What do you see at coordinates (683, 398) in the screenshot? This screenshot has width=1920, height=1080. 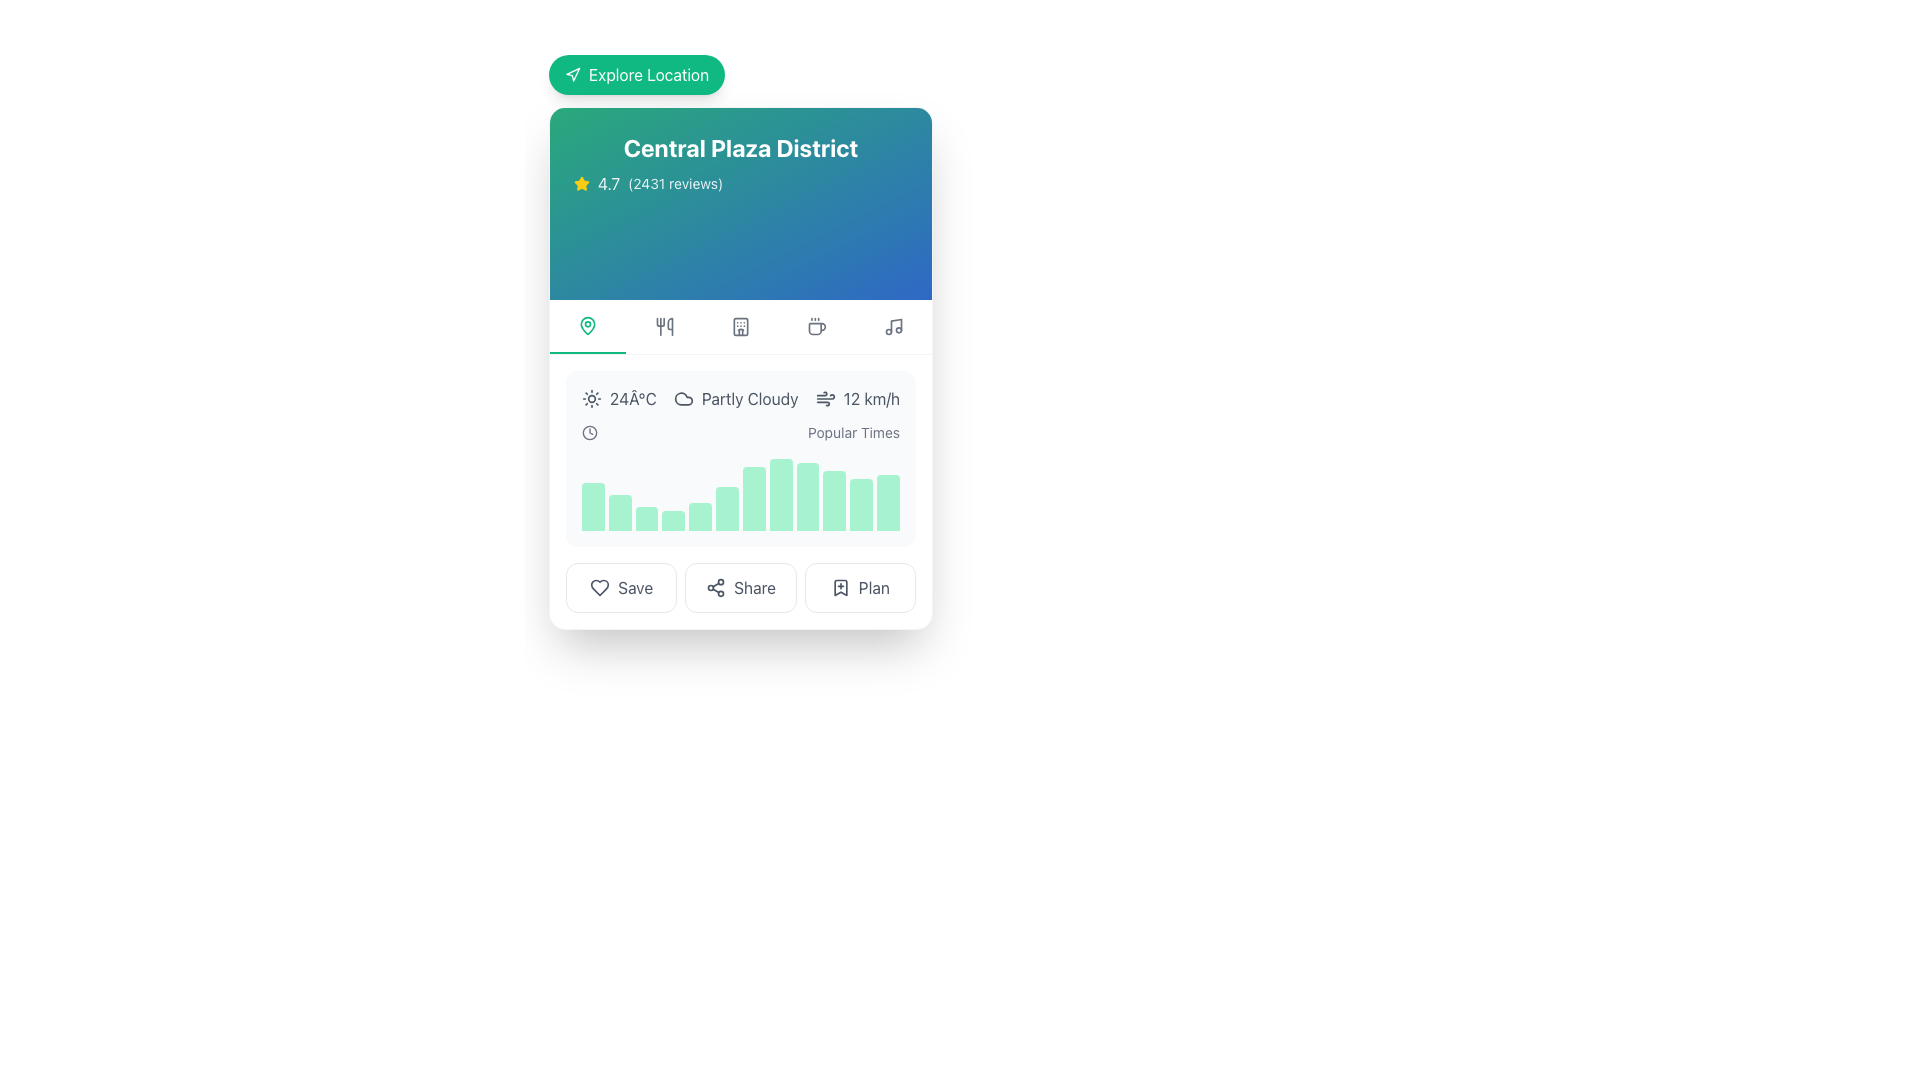 I see `the partly cloudy weather icon represented as an SVG in the middle-top part of the weather information card` at bounding box center [683, 398].